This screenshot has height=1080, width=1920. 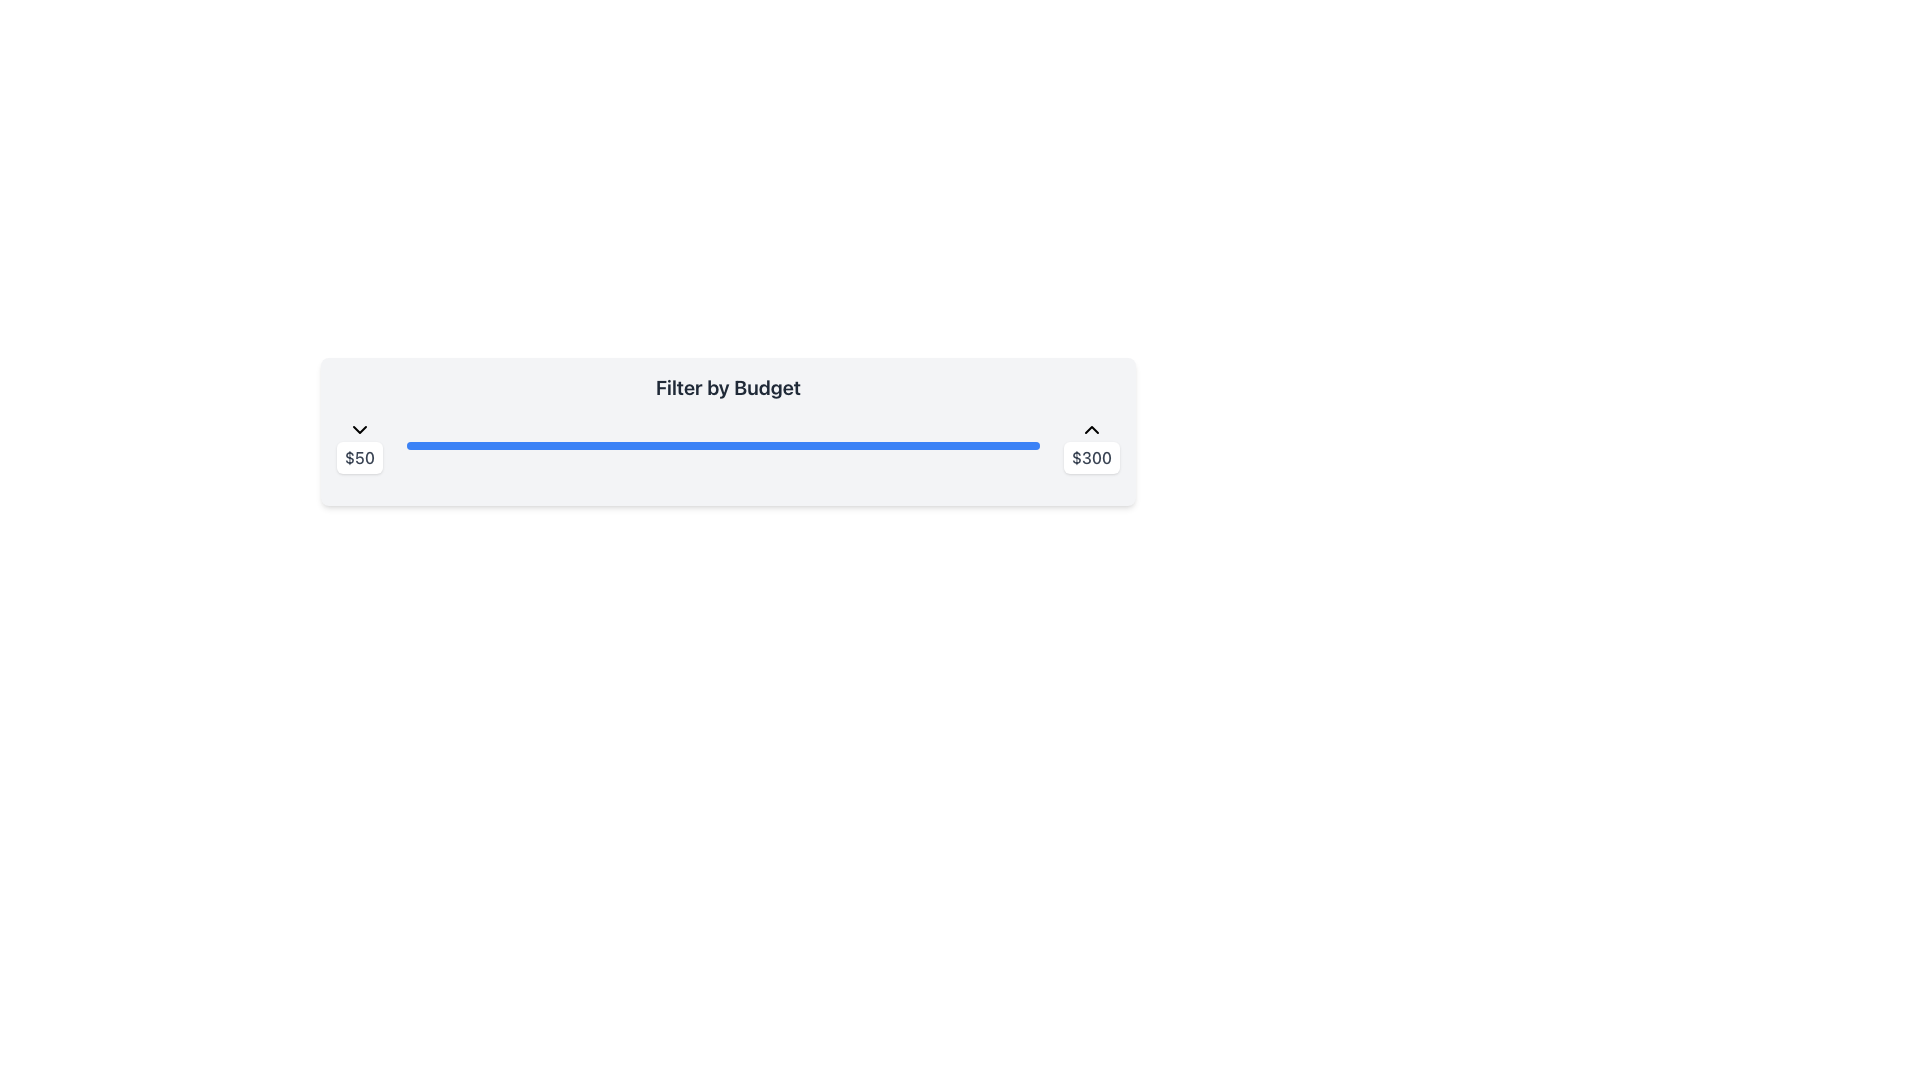 I want to click on the slider value, so click(x=1014, y=445).